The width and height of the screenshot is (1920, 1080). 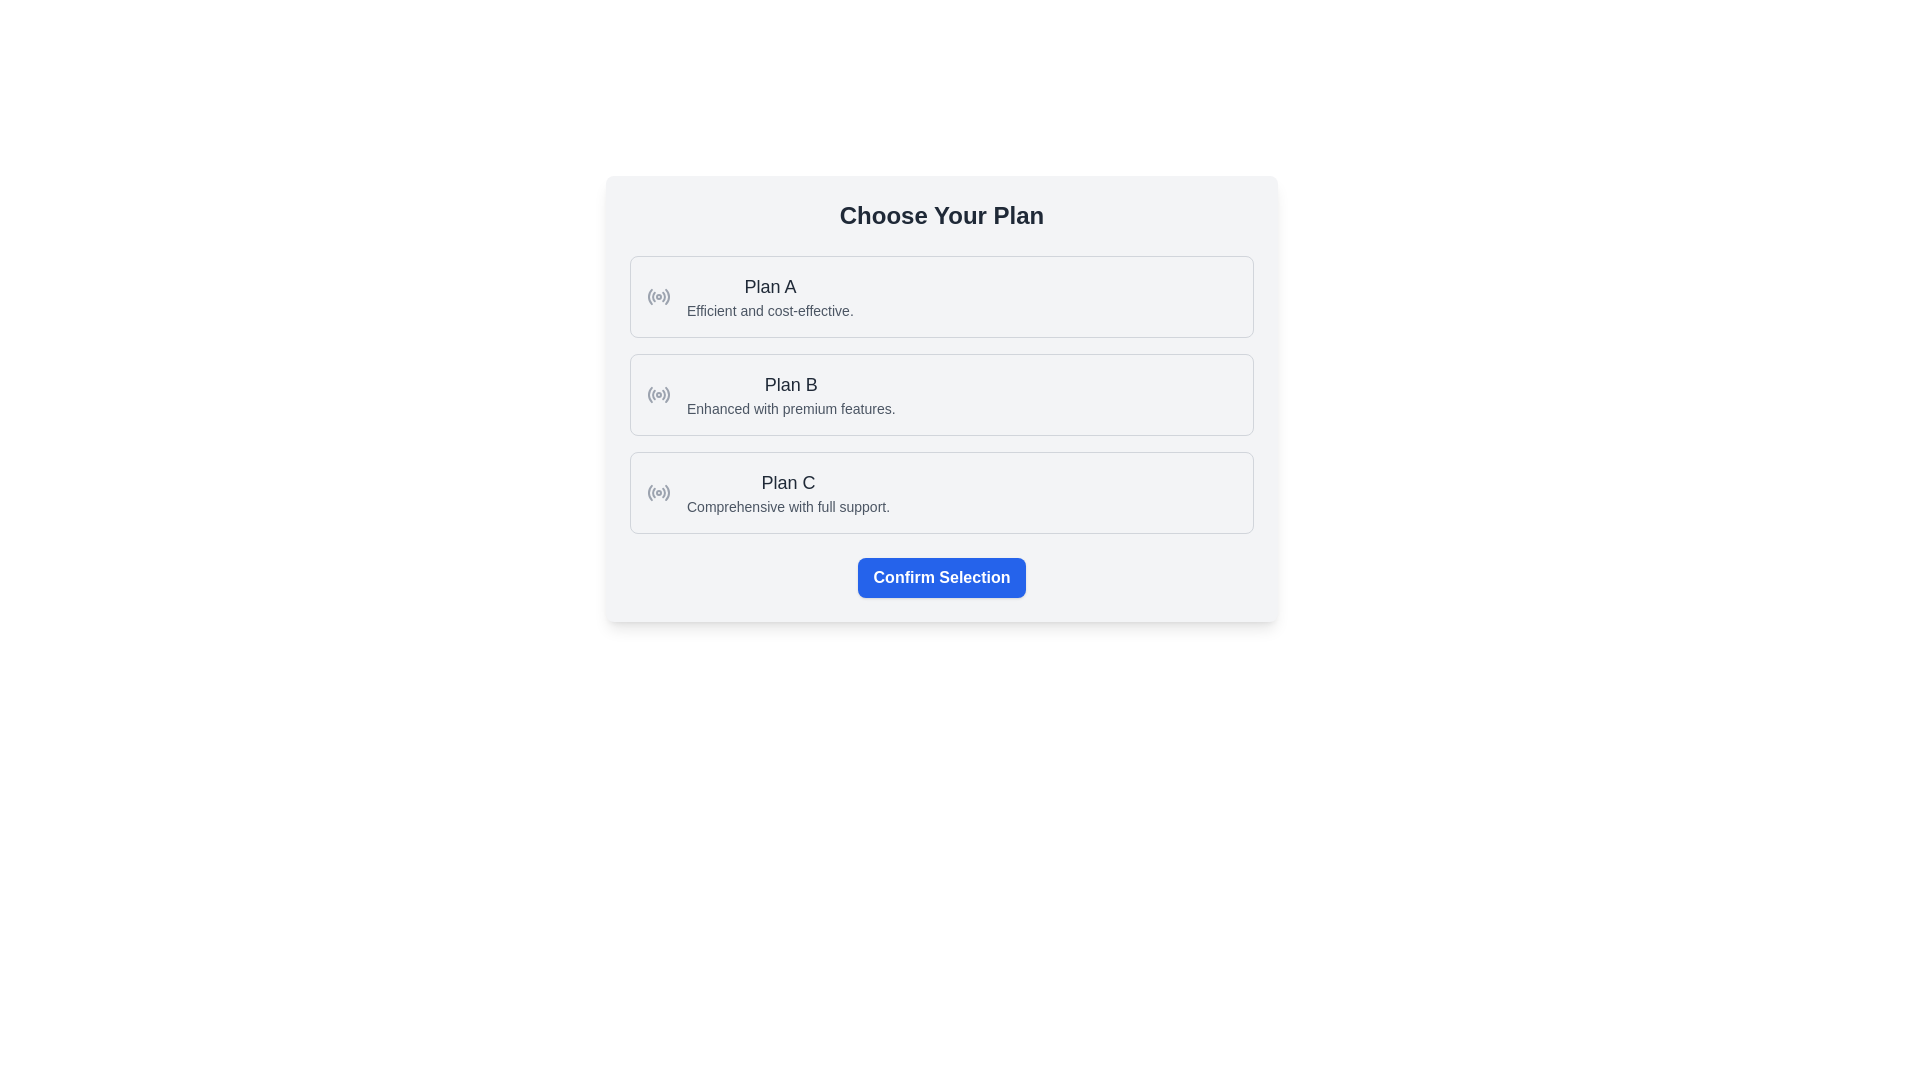 I want to click on the gray radio button indicator icon located to the left of the text 'Plan C Comprehensive with full support.' in the 'Plan C' card, so click(x=658, y=493).